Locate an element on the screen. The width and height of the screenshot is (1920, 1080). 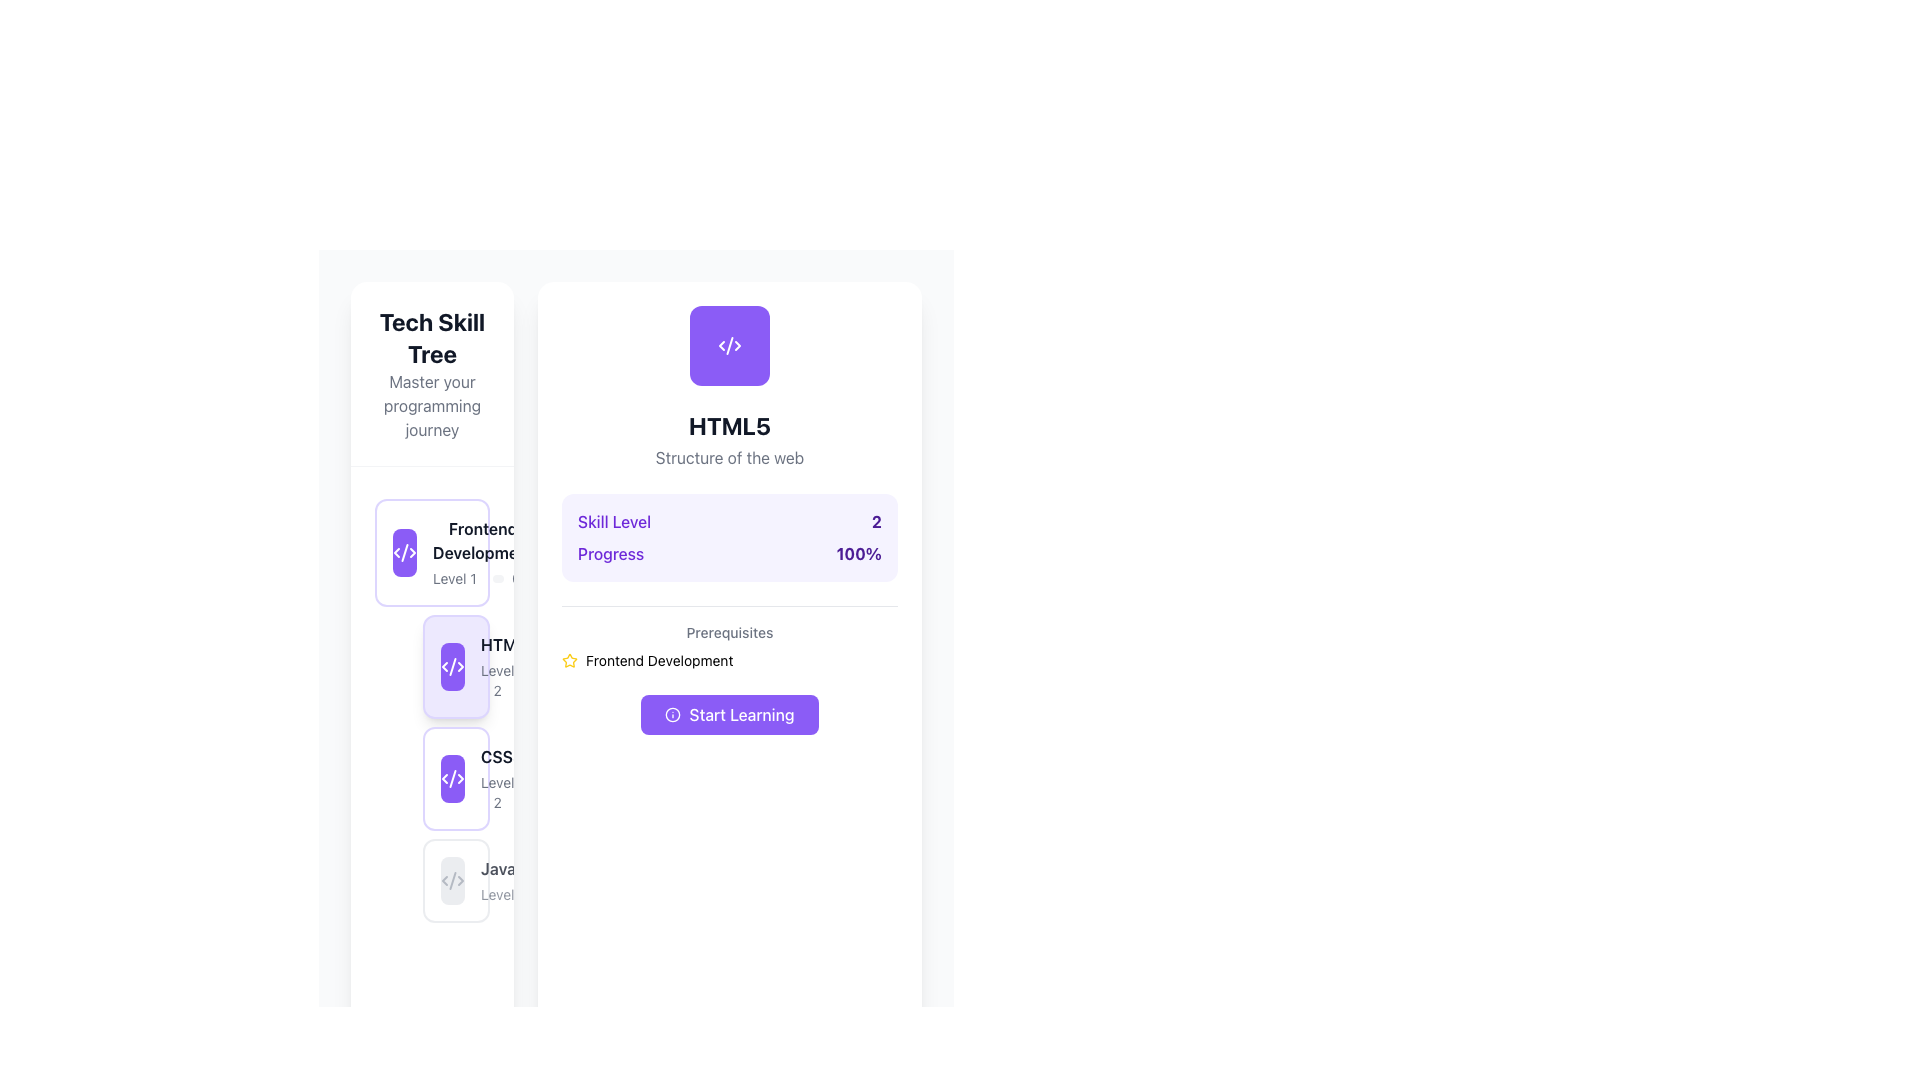
the icon representing 'CSS Level 2' skill in the third card of the vertical skill level list on the left sidebar is located at coordinates (451, 778).